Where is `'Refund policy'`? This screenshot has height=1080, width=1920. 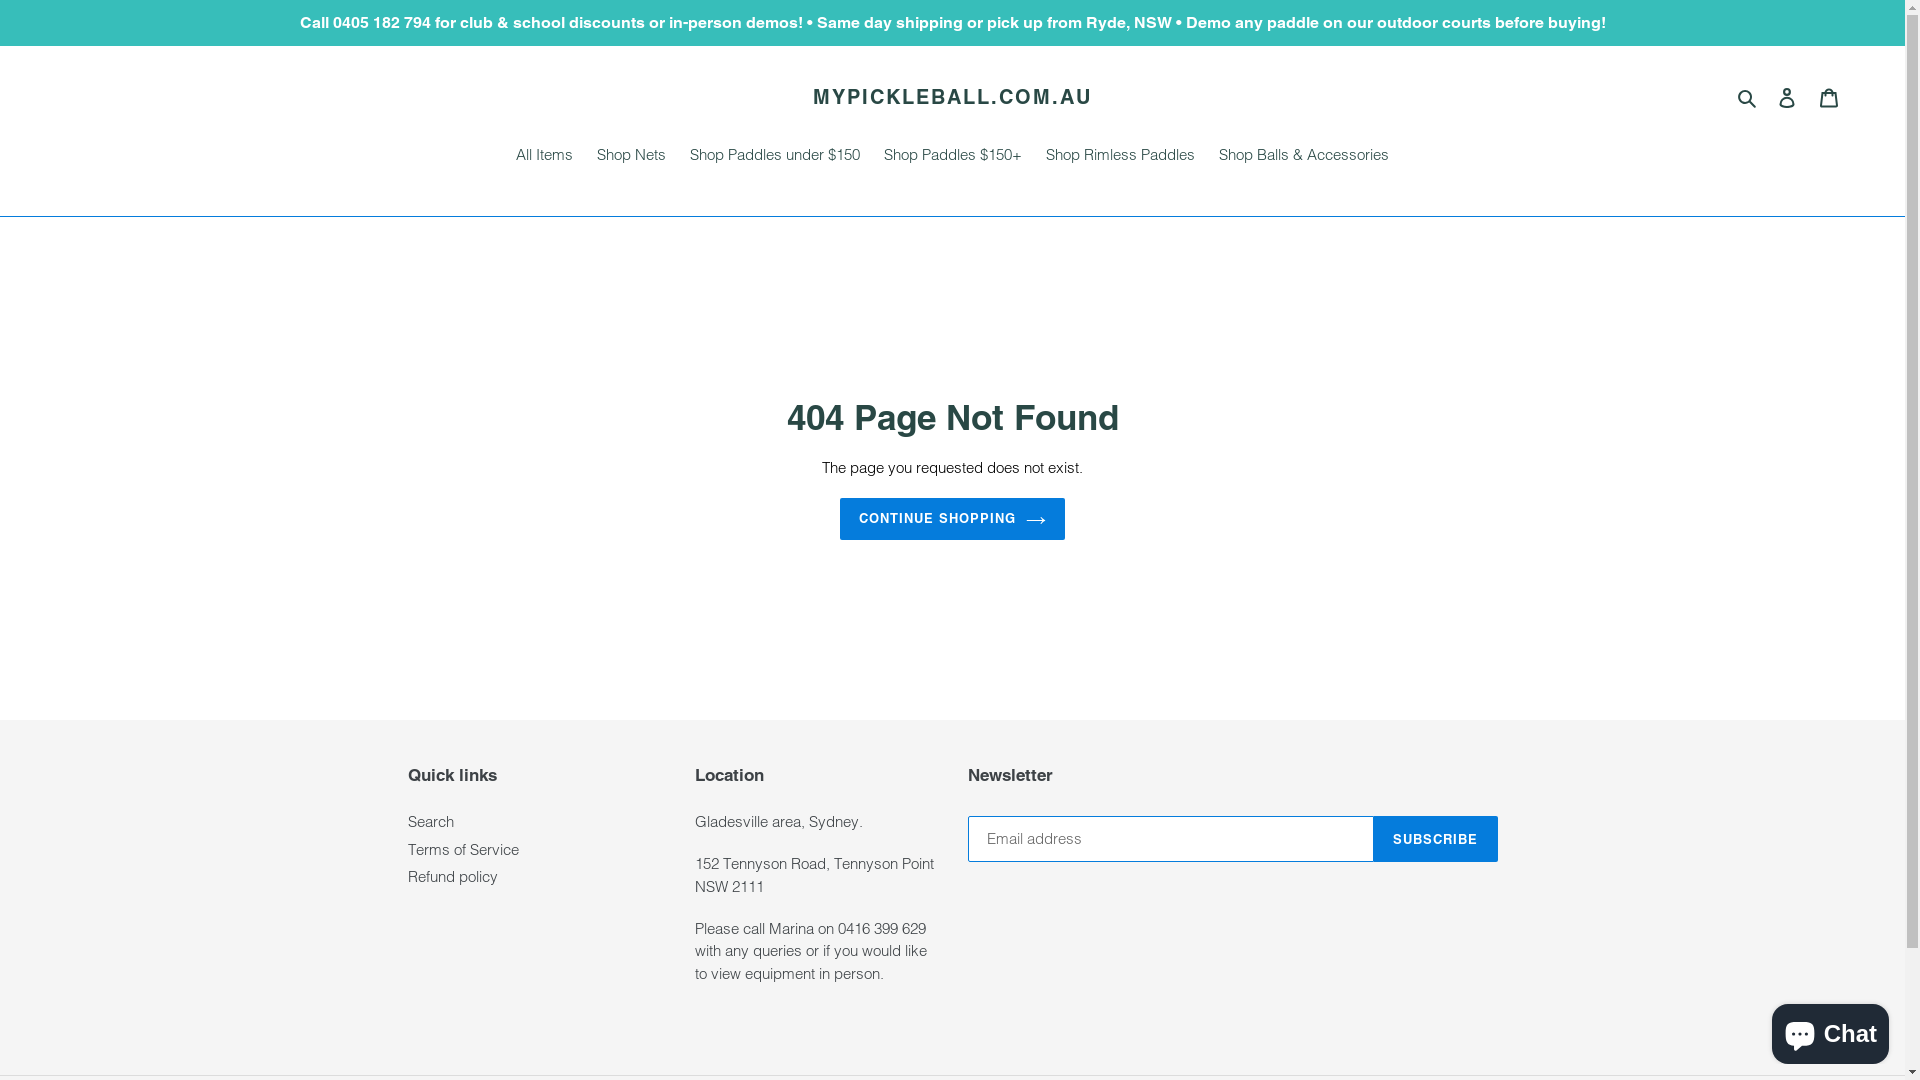 'Refund policy' is located at coordinates (451, 875).